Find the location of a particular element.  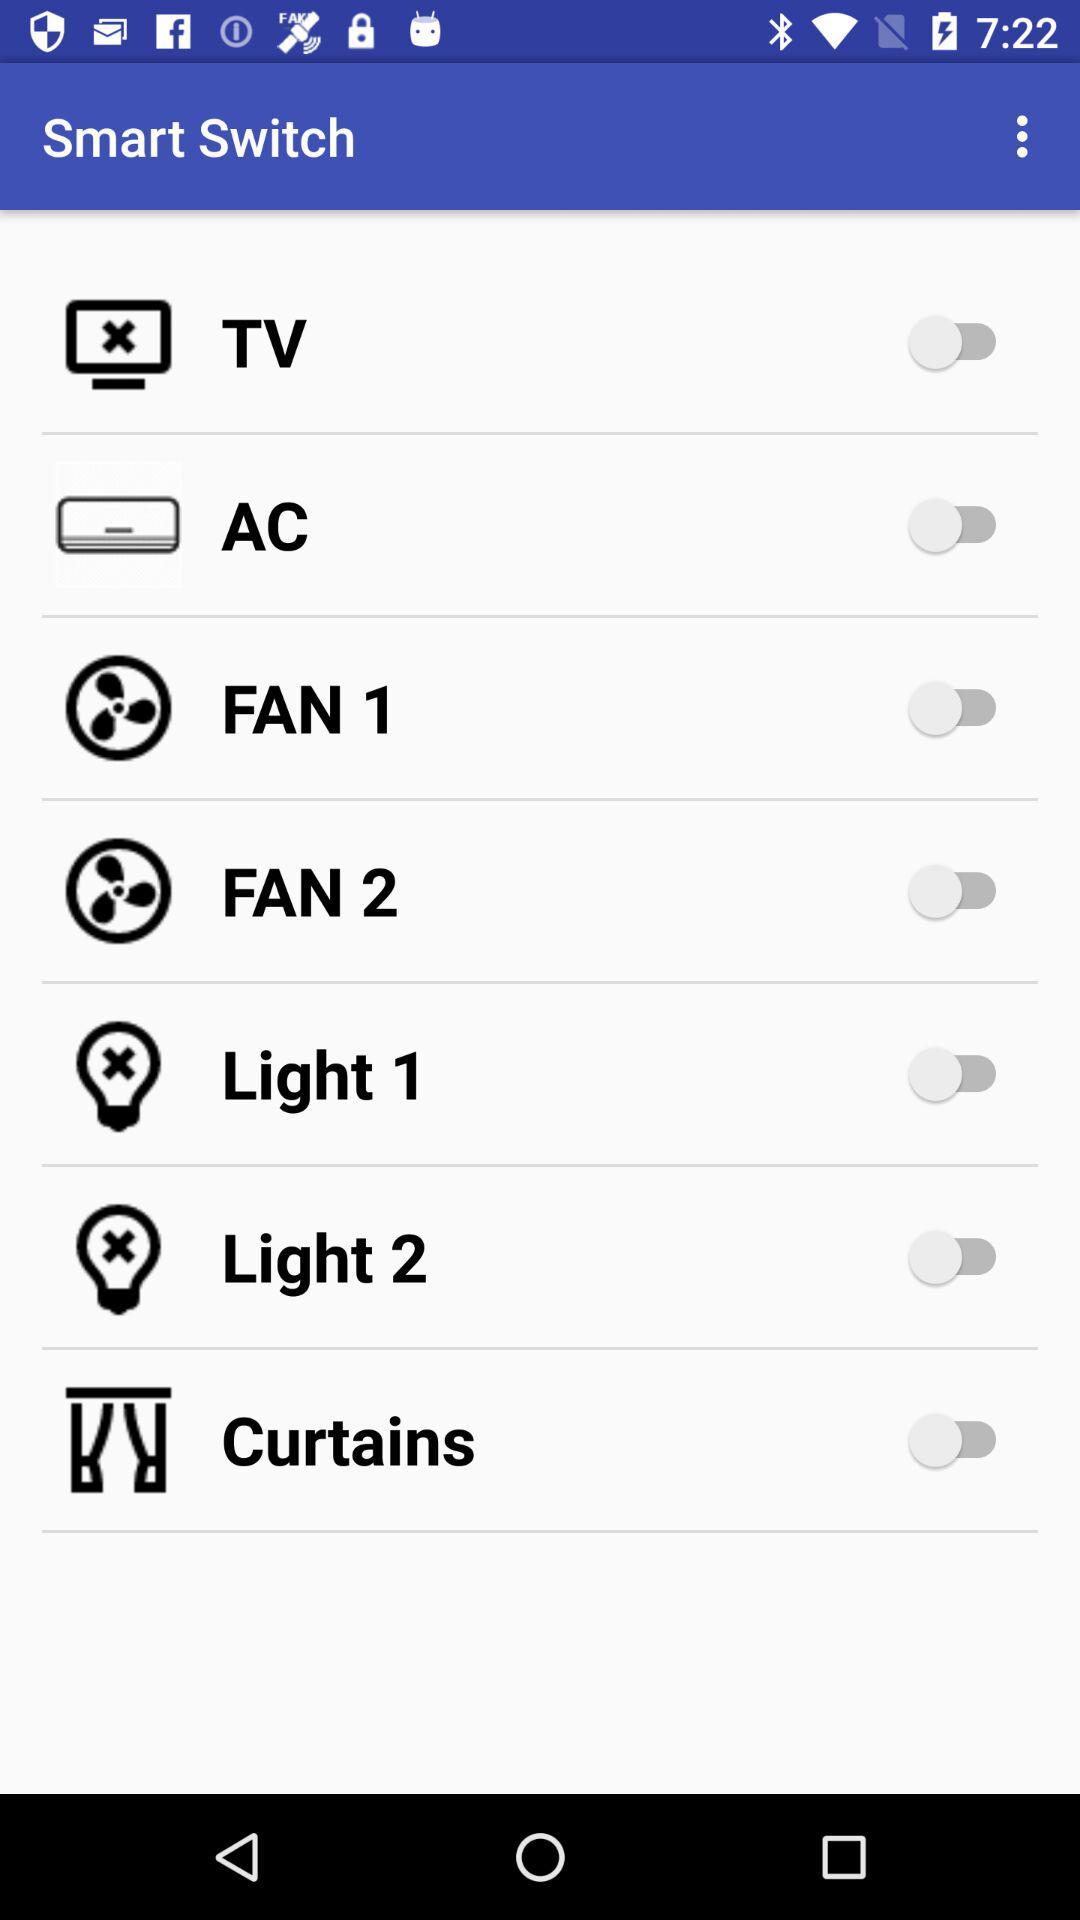

curtains is located at coordinates (560, 1440).